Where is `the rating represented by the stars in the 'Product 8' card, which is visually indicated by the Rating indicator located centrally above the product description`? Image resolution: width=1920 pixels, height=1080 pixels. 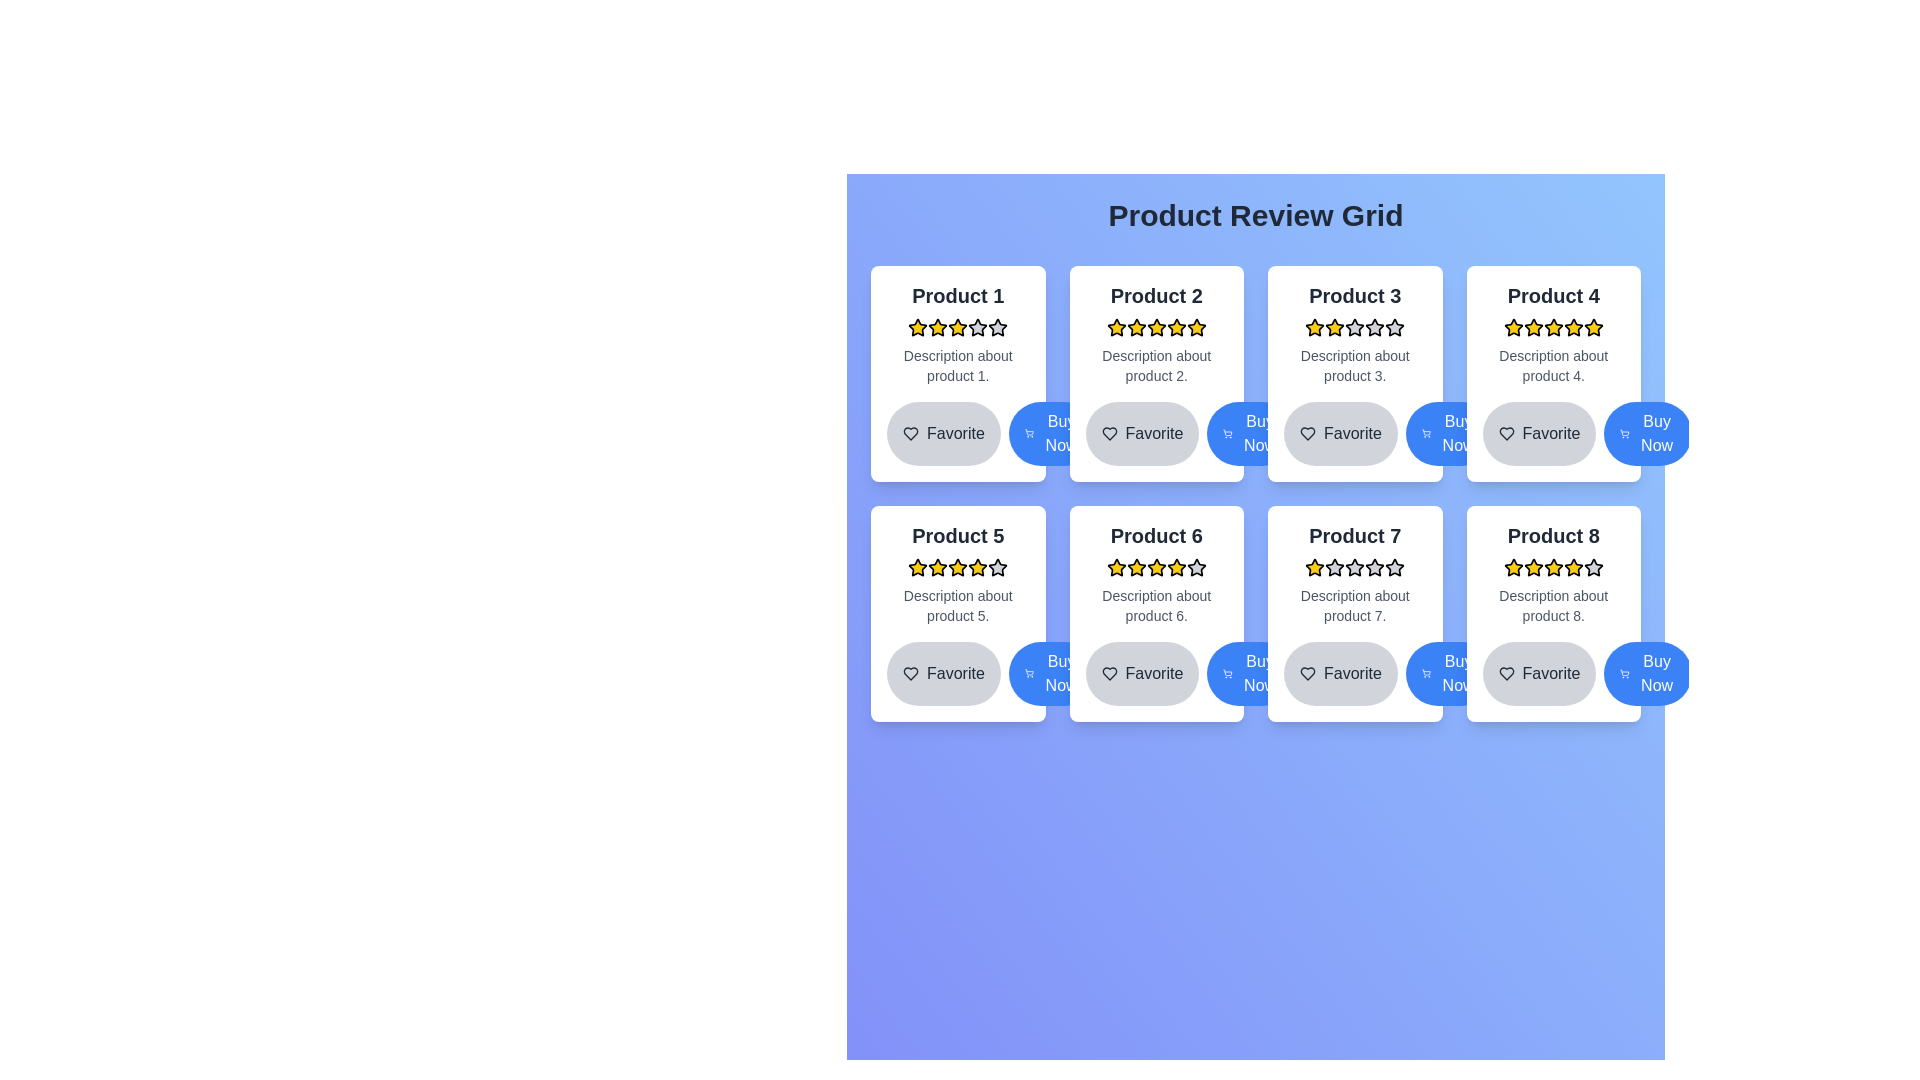
the rating represented by the stars in the 'Product 8' card, which is visually indicated by the Rating indicator located centrally above the product description is located at coordinates (1552, 567).